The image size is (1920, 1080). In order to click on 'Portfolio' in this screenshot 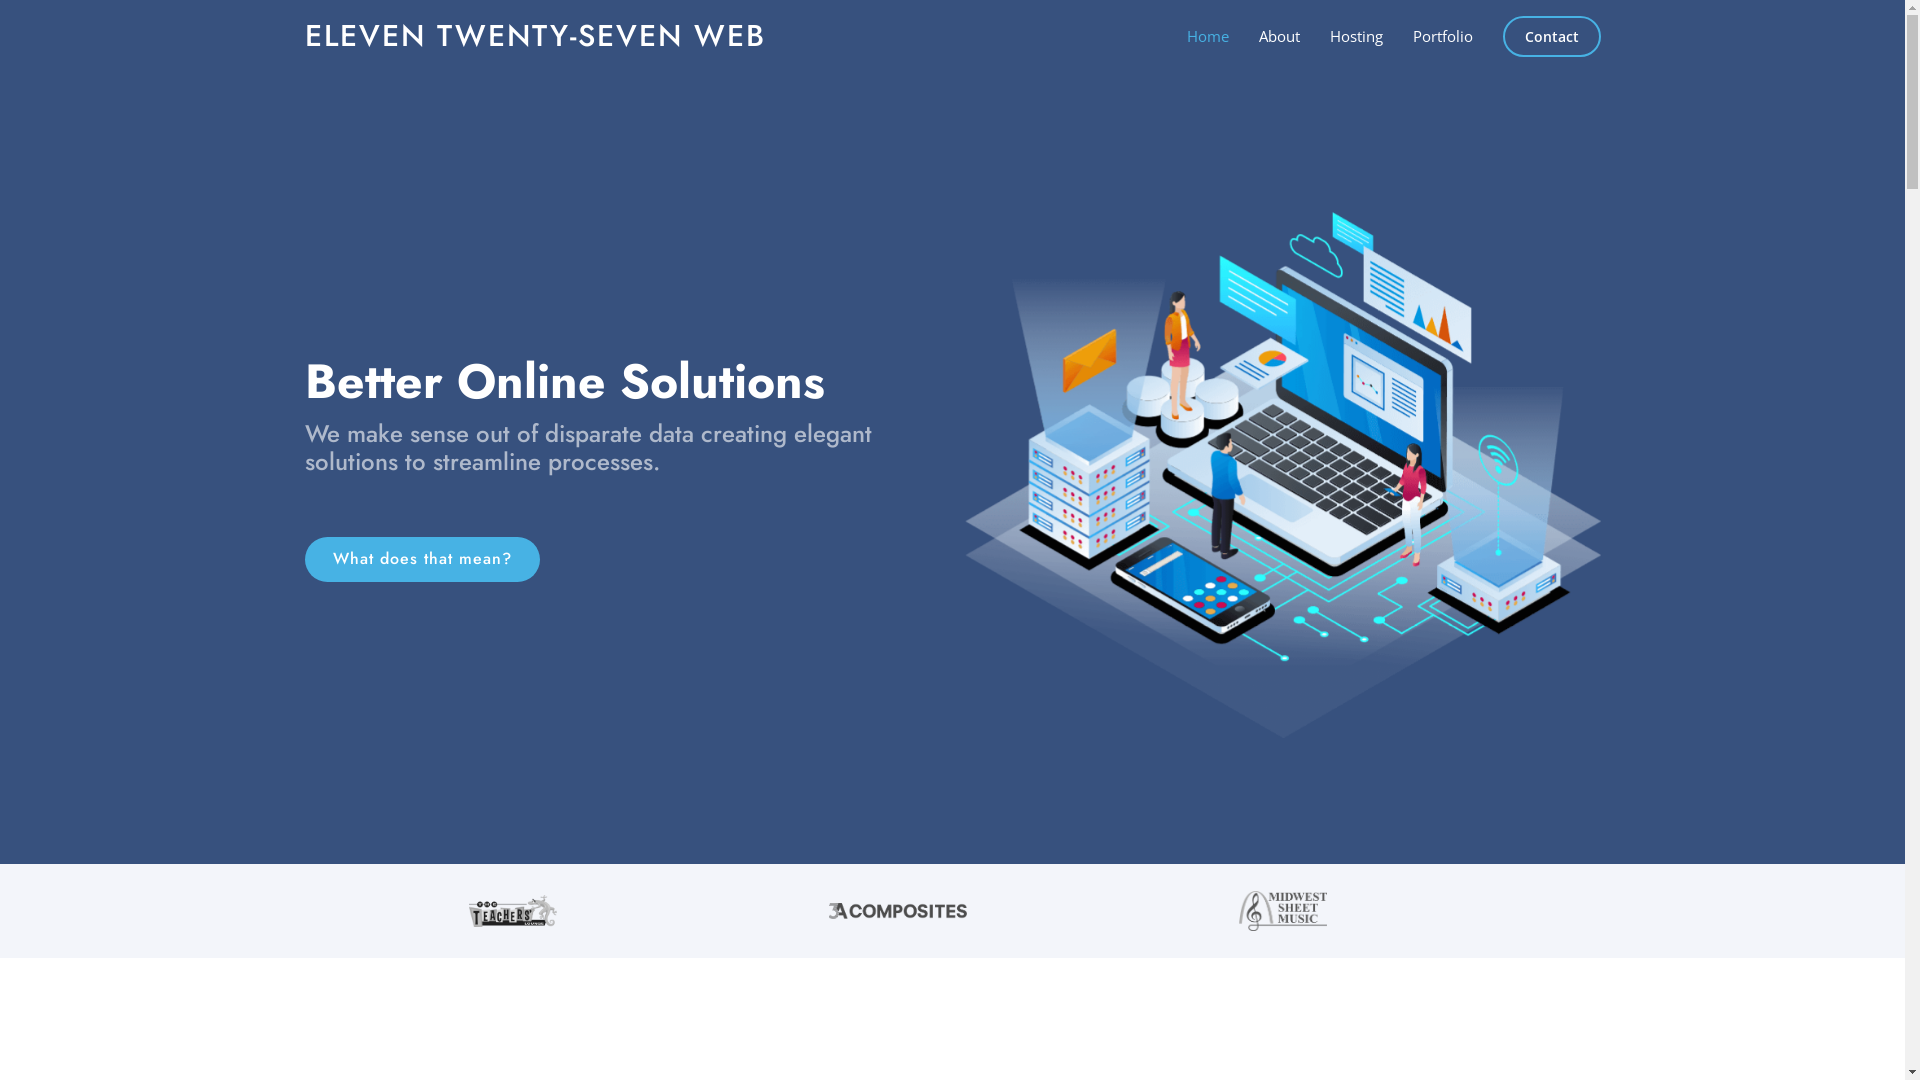, I will do `click(1381, 36)`.